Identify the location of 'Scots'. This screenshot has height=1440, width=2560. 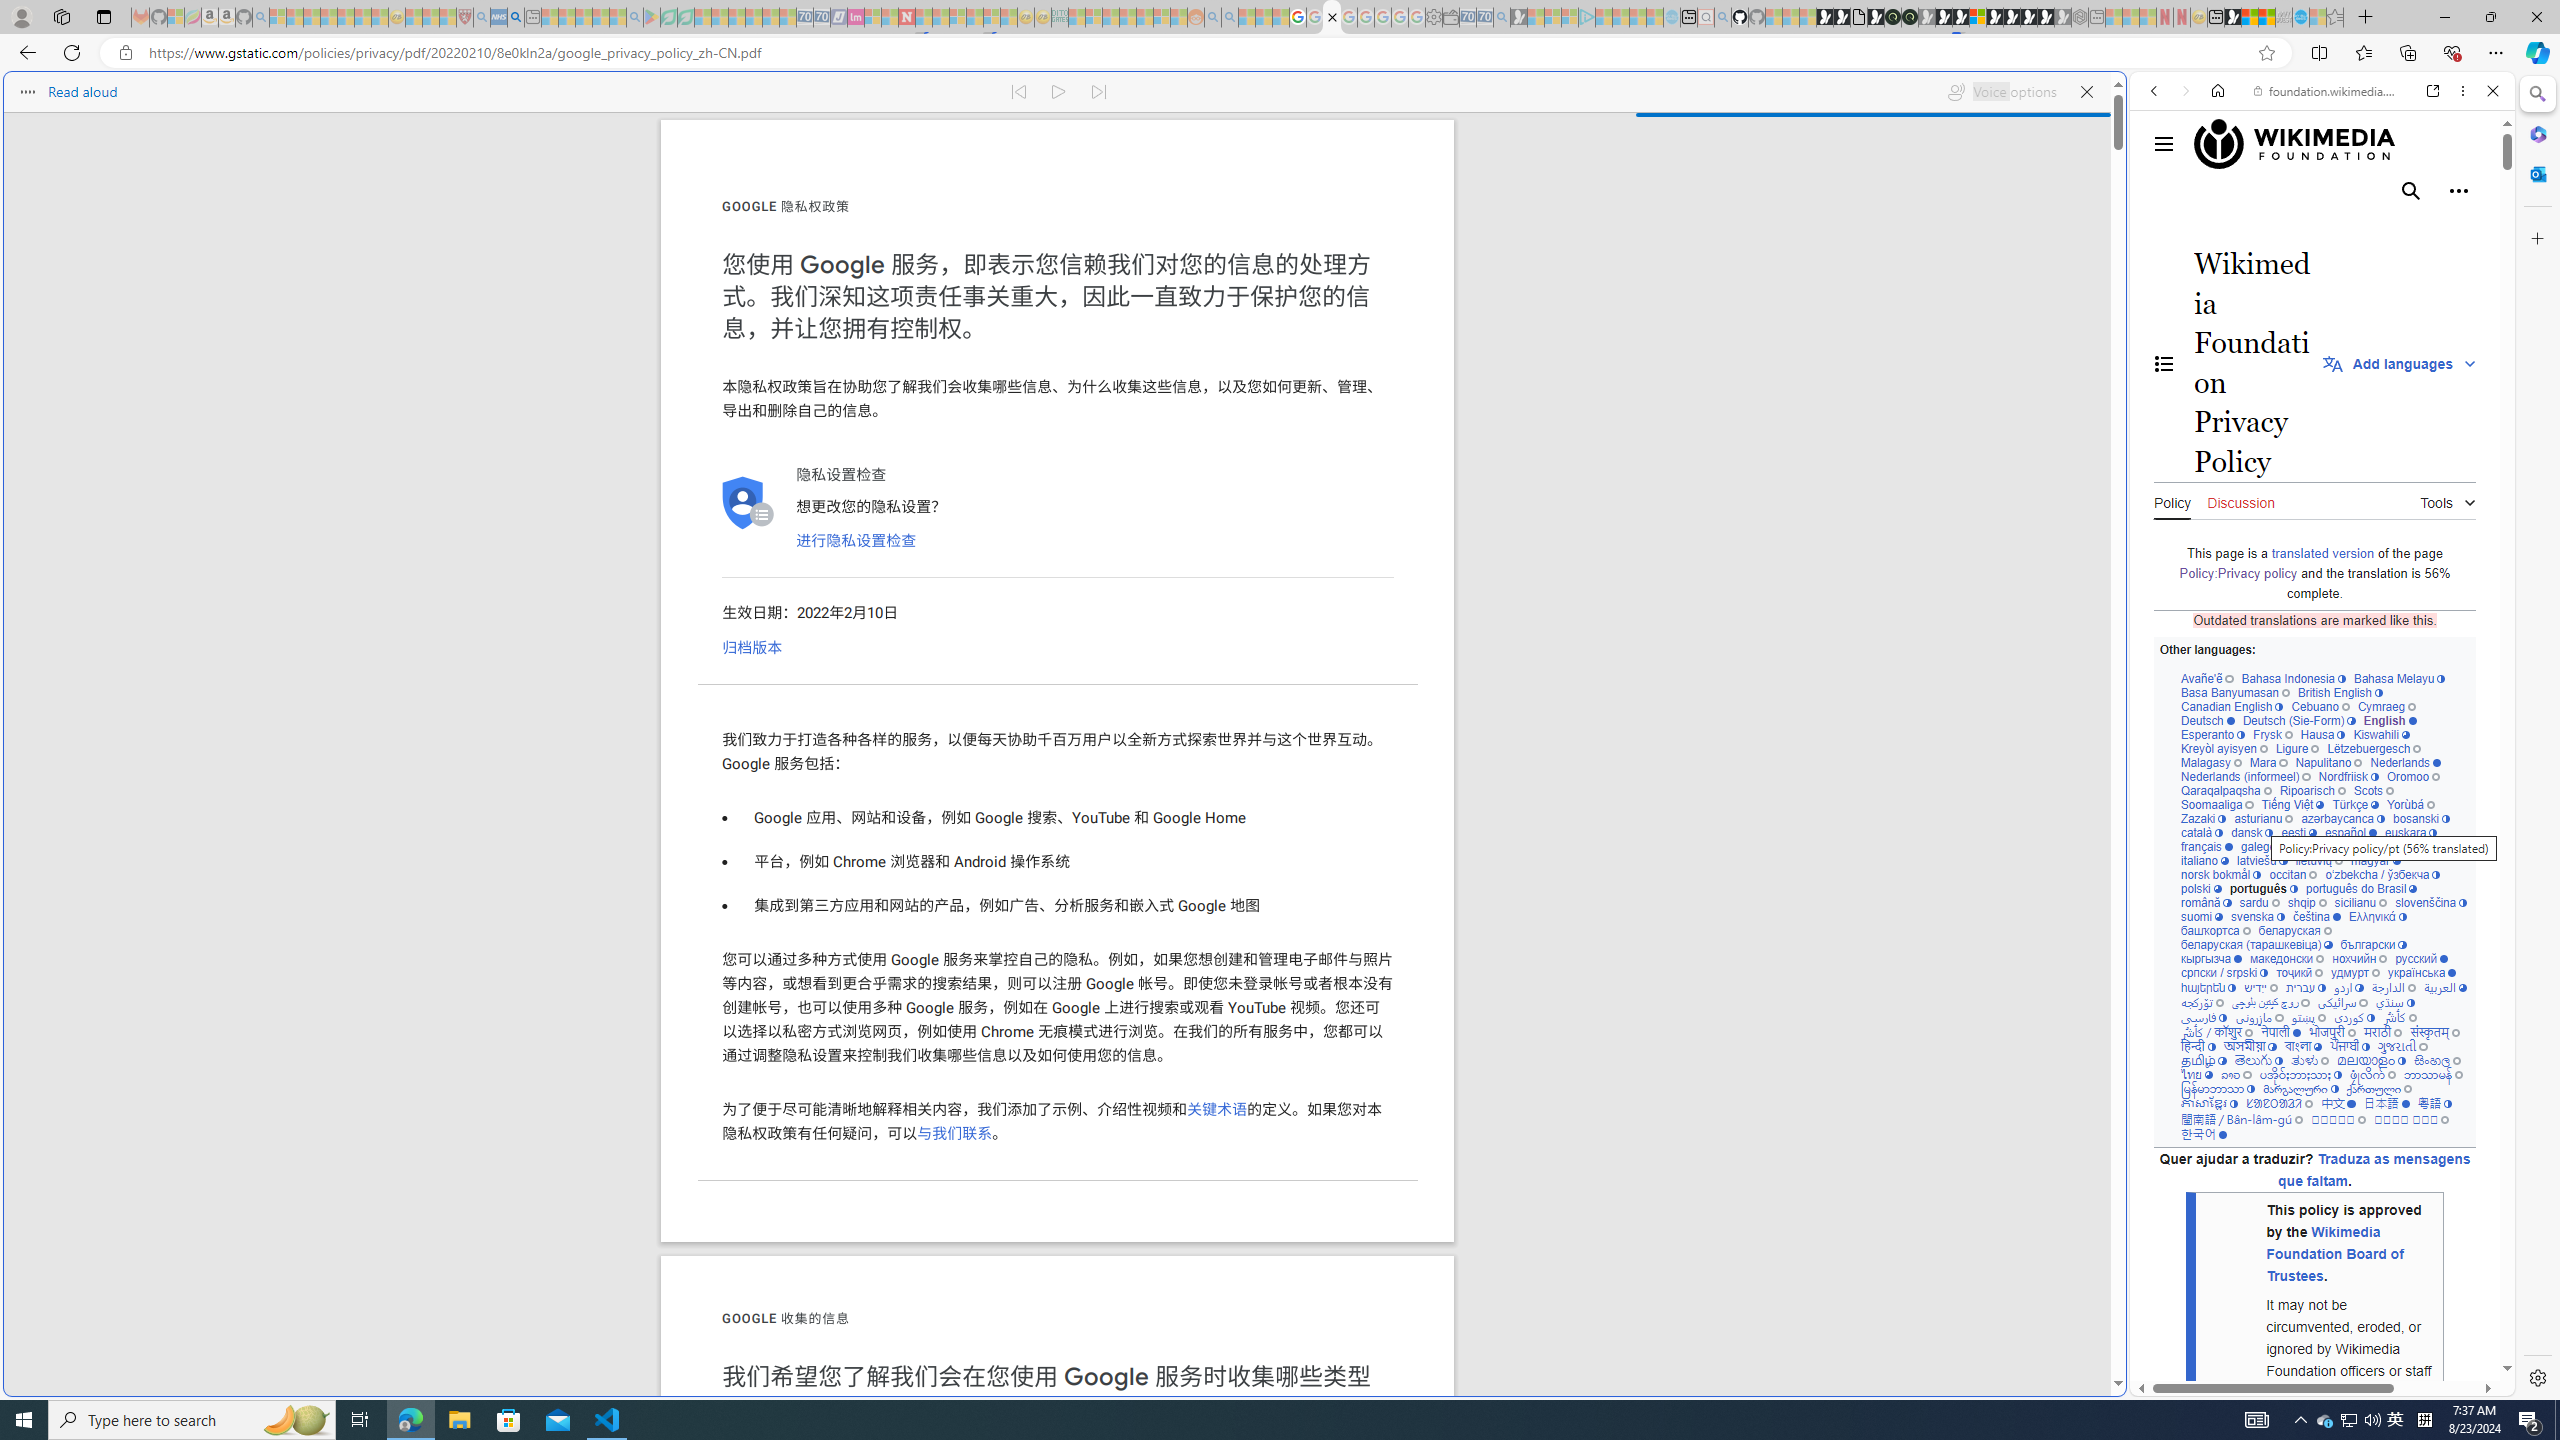
(2373, 789).